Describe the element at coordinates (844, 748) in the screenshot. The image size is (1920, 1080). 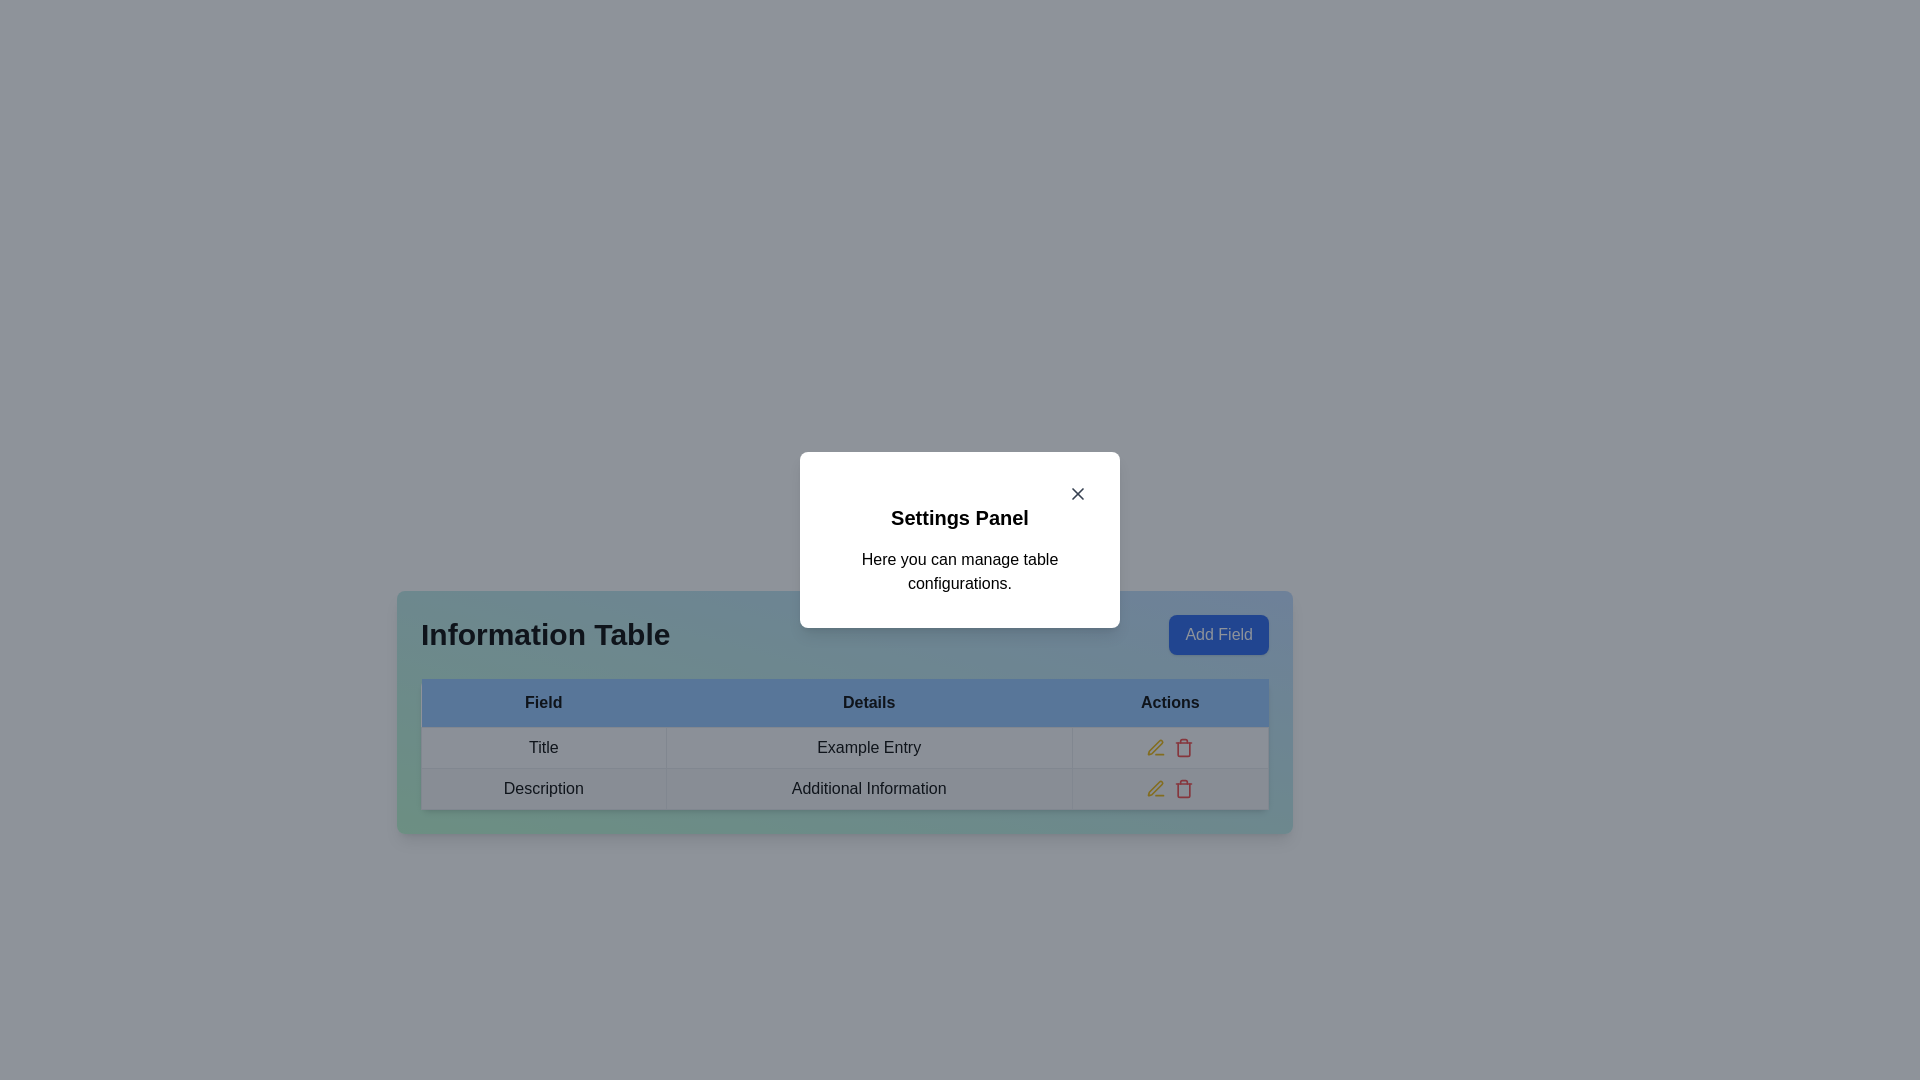
I see `the static text display that shows 'Example Entry' in the 'Details' column of the information table, which is aligned with the 'Title' field row` at that location.